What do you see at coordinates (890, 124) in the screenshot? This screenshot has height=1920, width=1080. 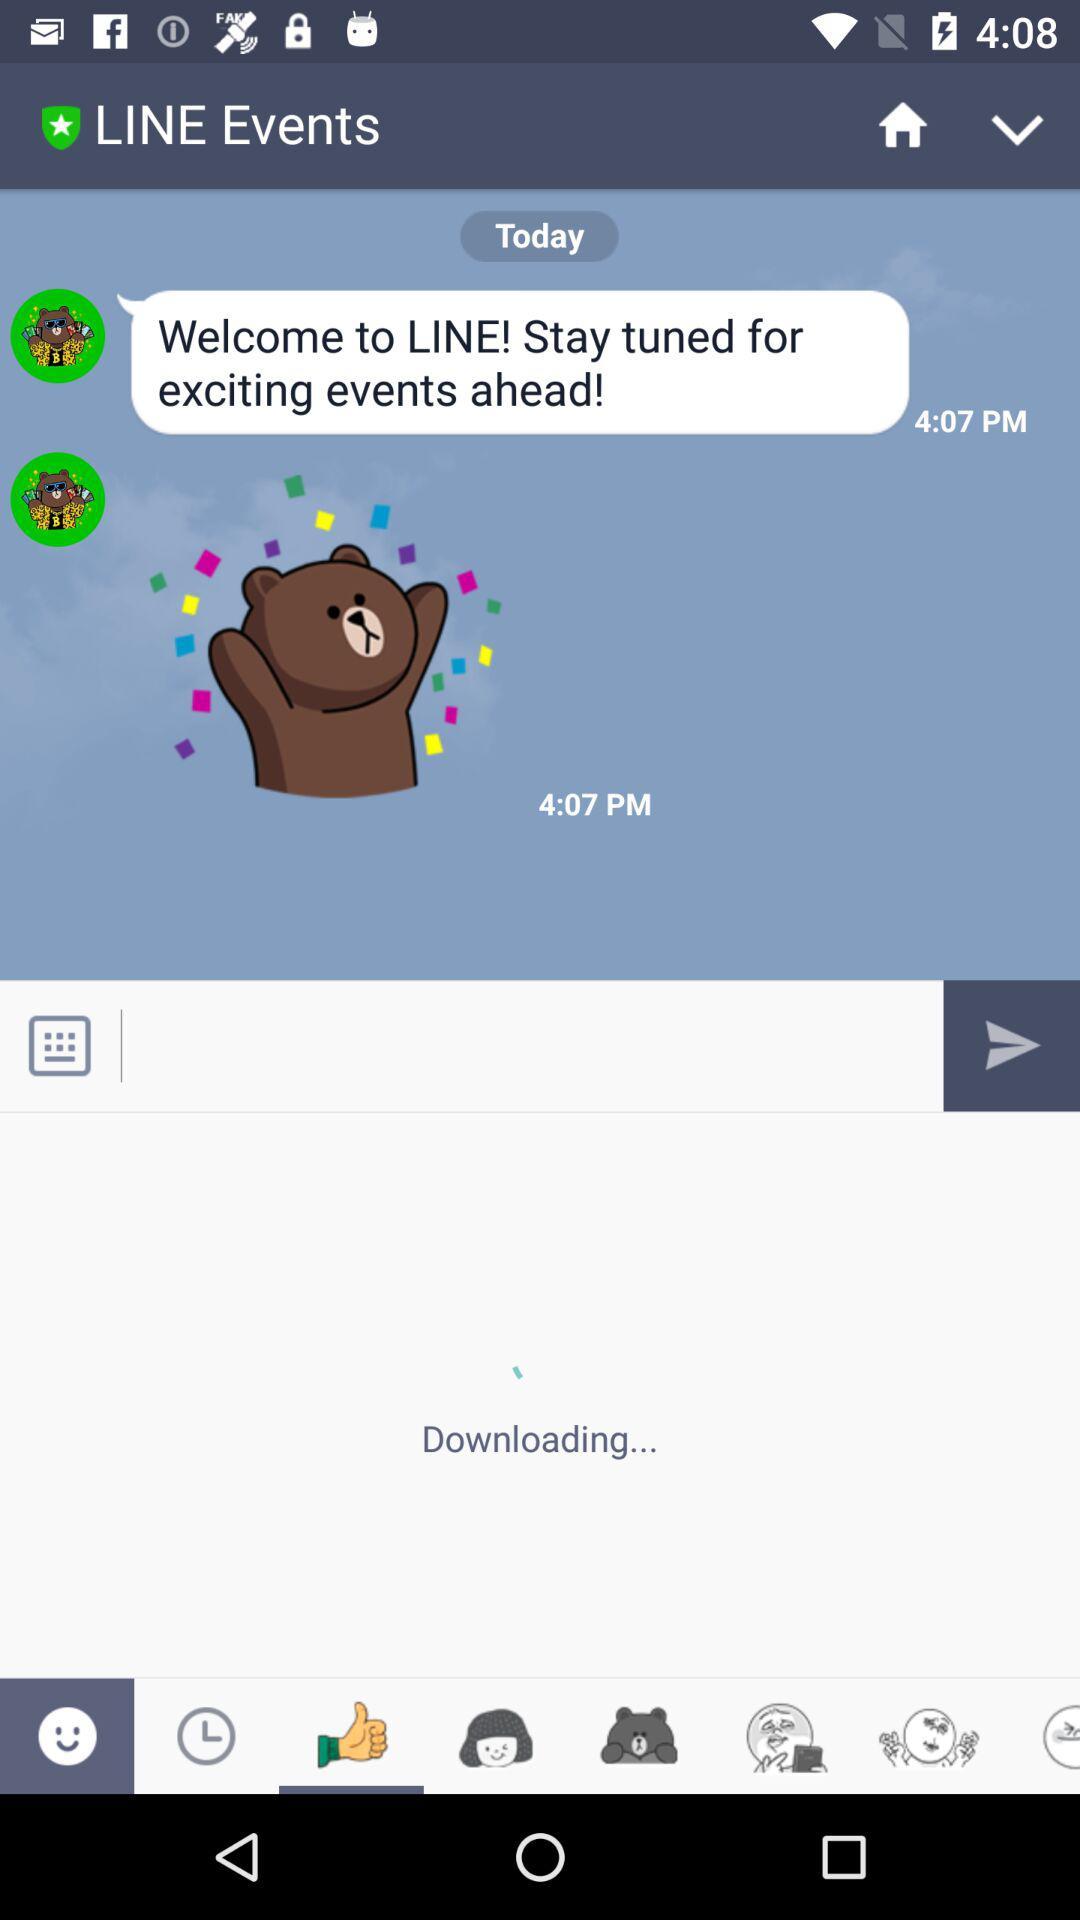 I see `home button` at bounding box center [890, 124].